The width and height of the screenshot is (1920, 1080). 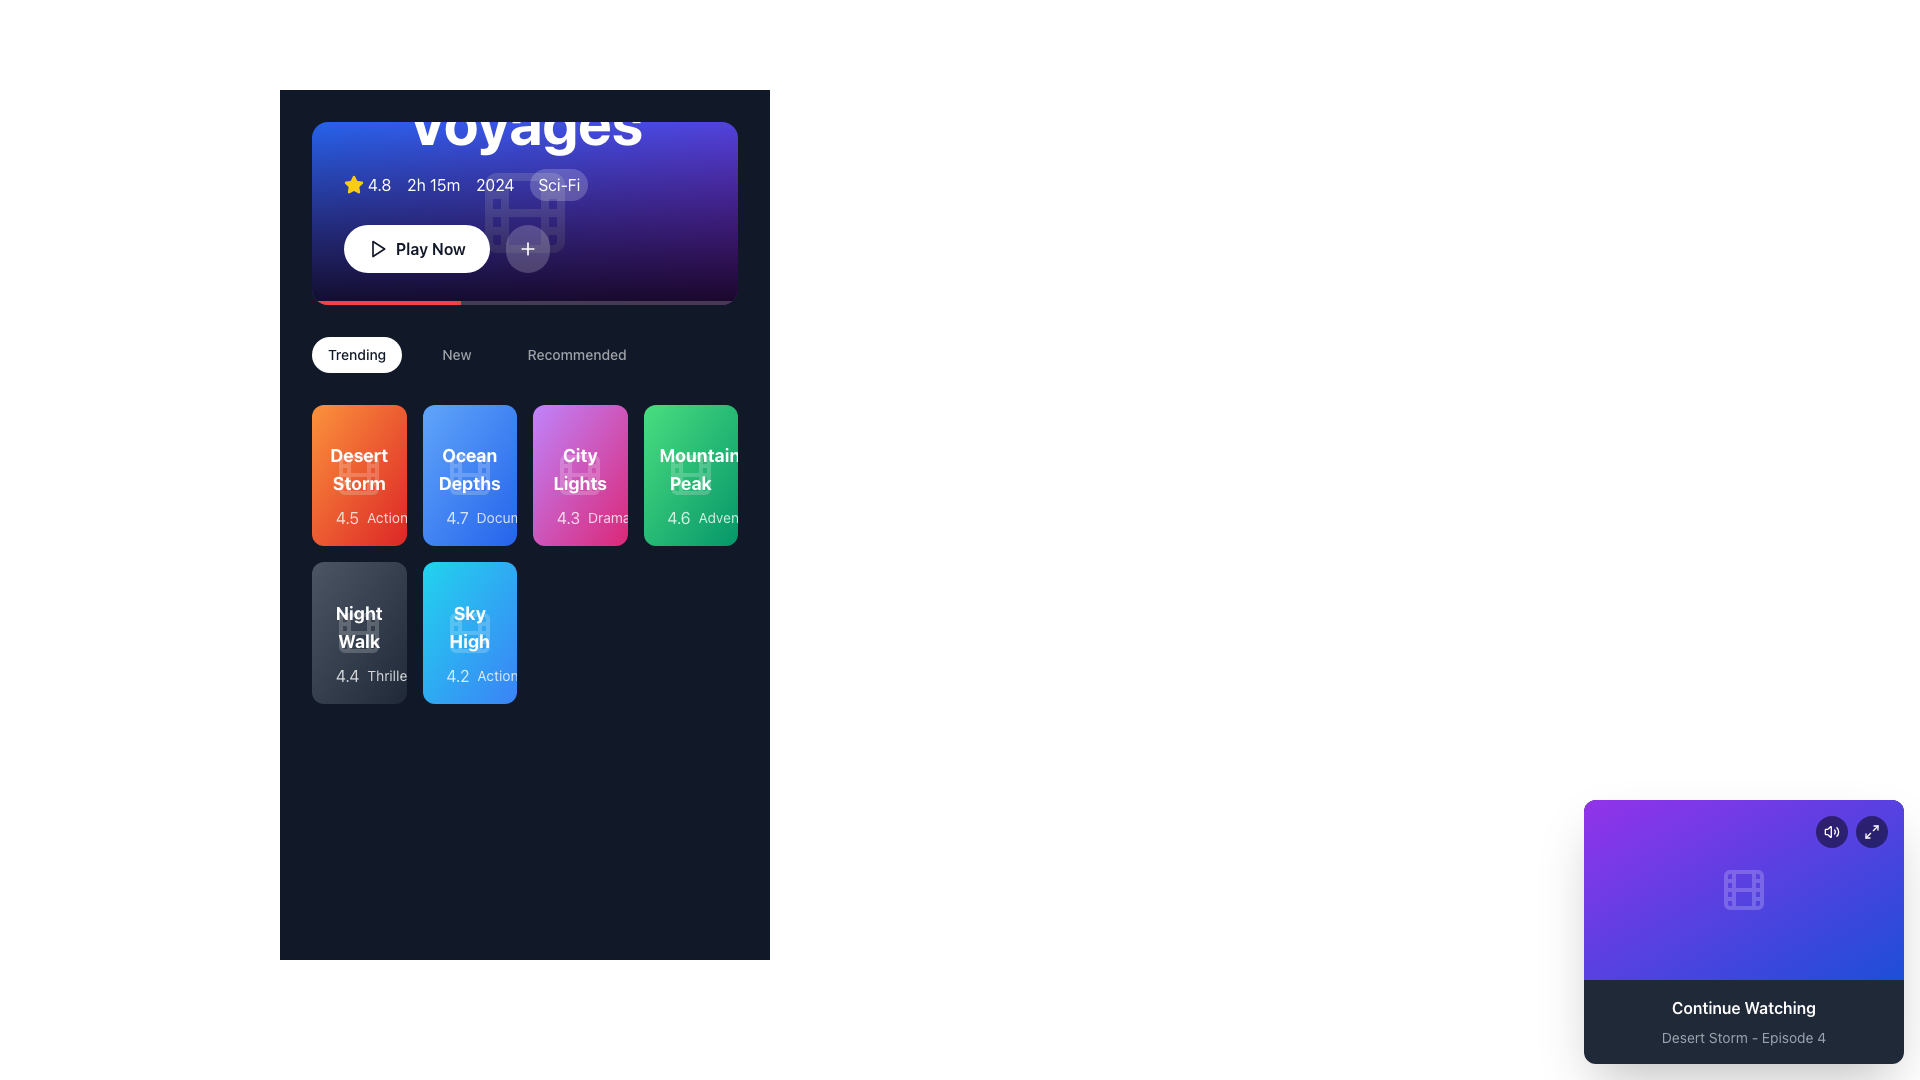 What do you see at coordinates (690, 517) in the screenshot?
I see `the Composite text with an icon (rating and genre indicator) located within the green card labeled 'Mountain Peak', positioned directly beneath the title 'Mountain Peak'` at bounding box center [690, 517].